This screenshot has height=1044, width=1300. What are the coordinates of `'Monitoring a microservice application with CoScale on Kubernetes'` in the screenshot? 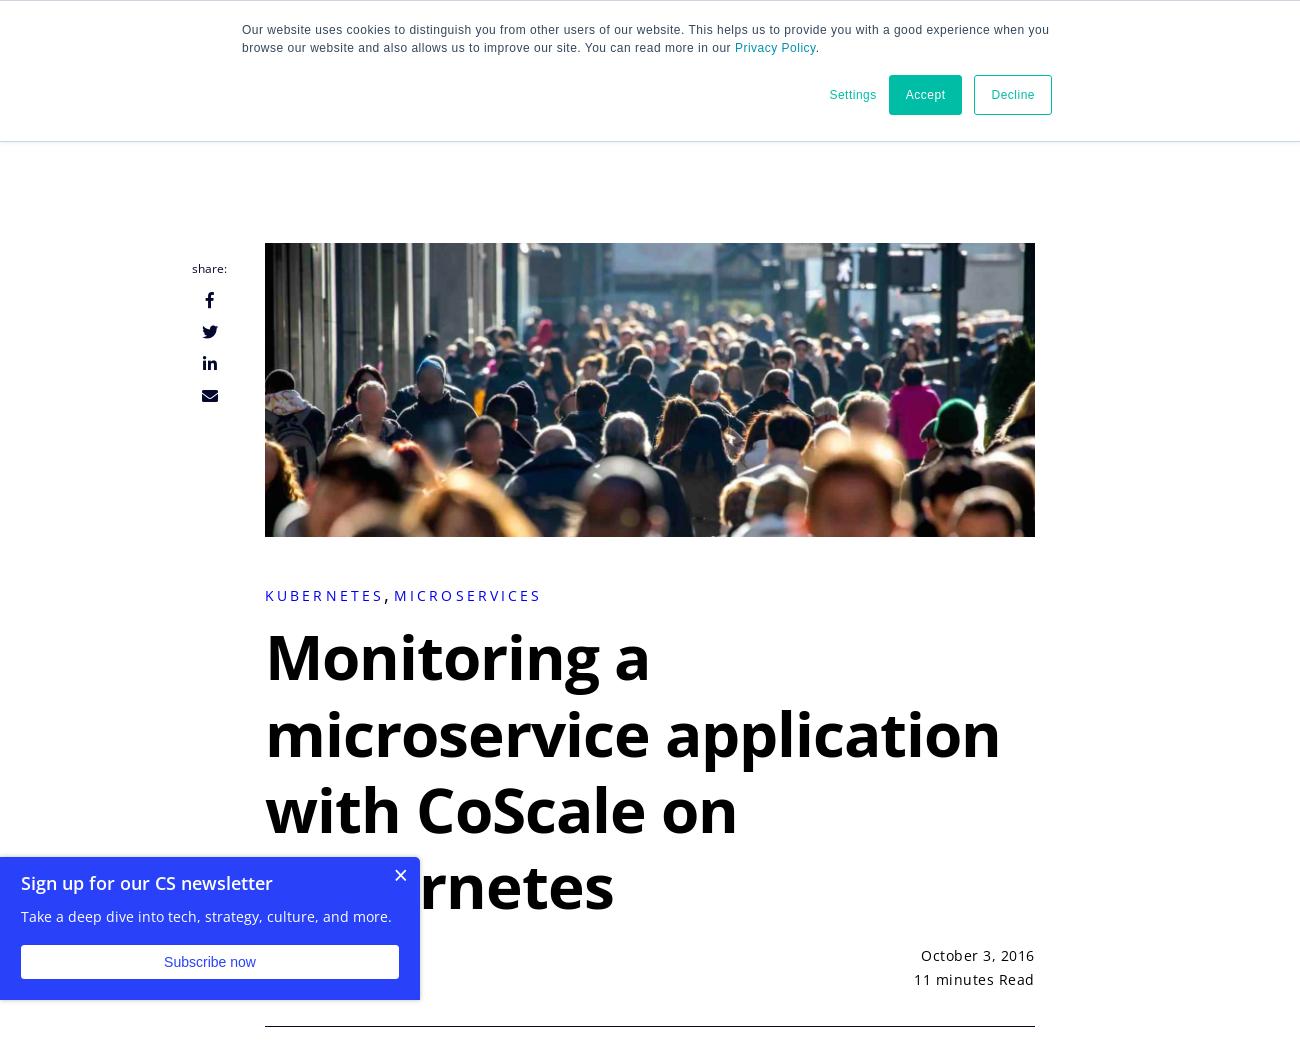 It's located at (632, 770).